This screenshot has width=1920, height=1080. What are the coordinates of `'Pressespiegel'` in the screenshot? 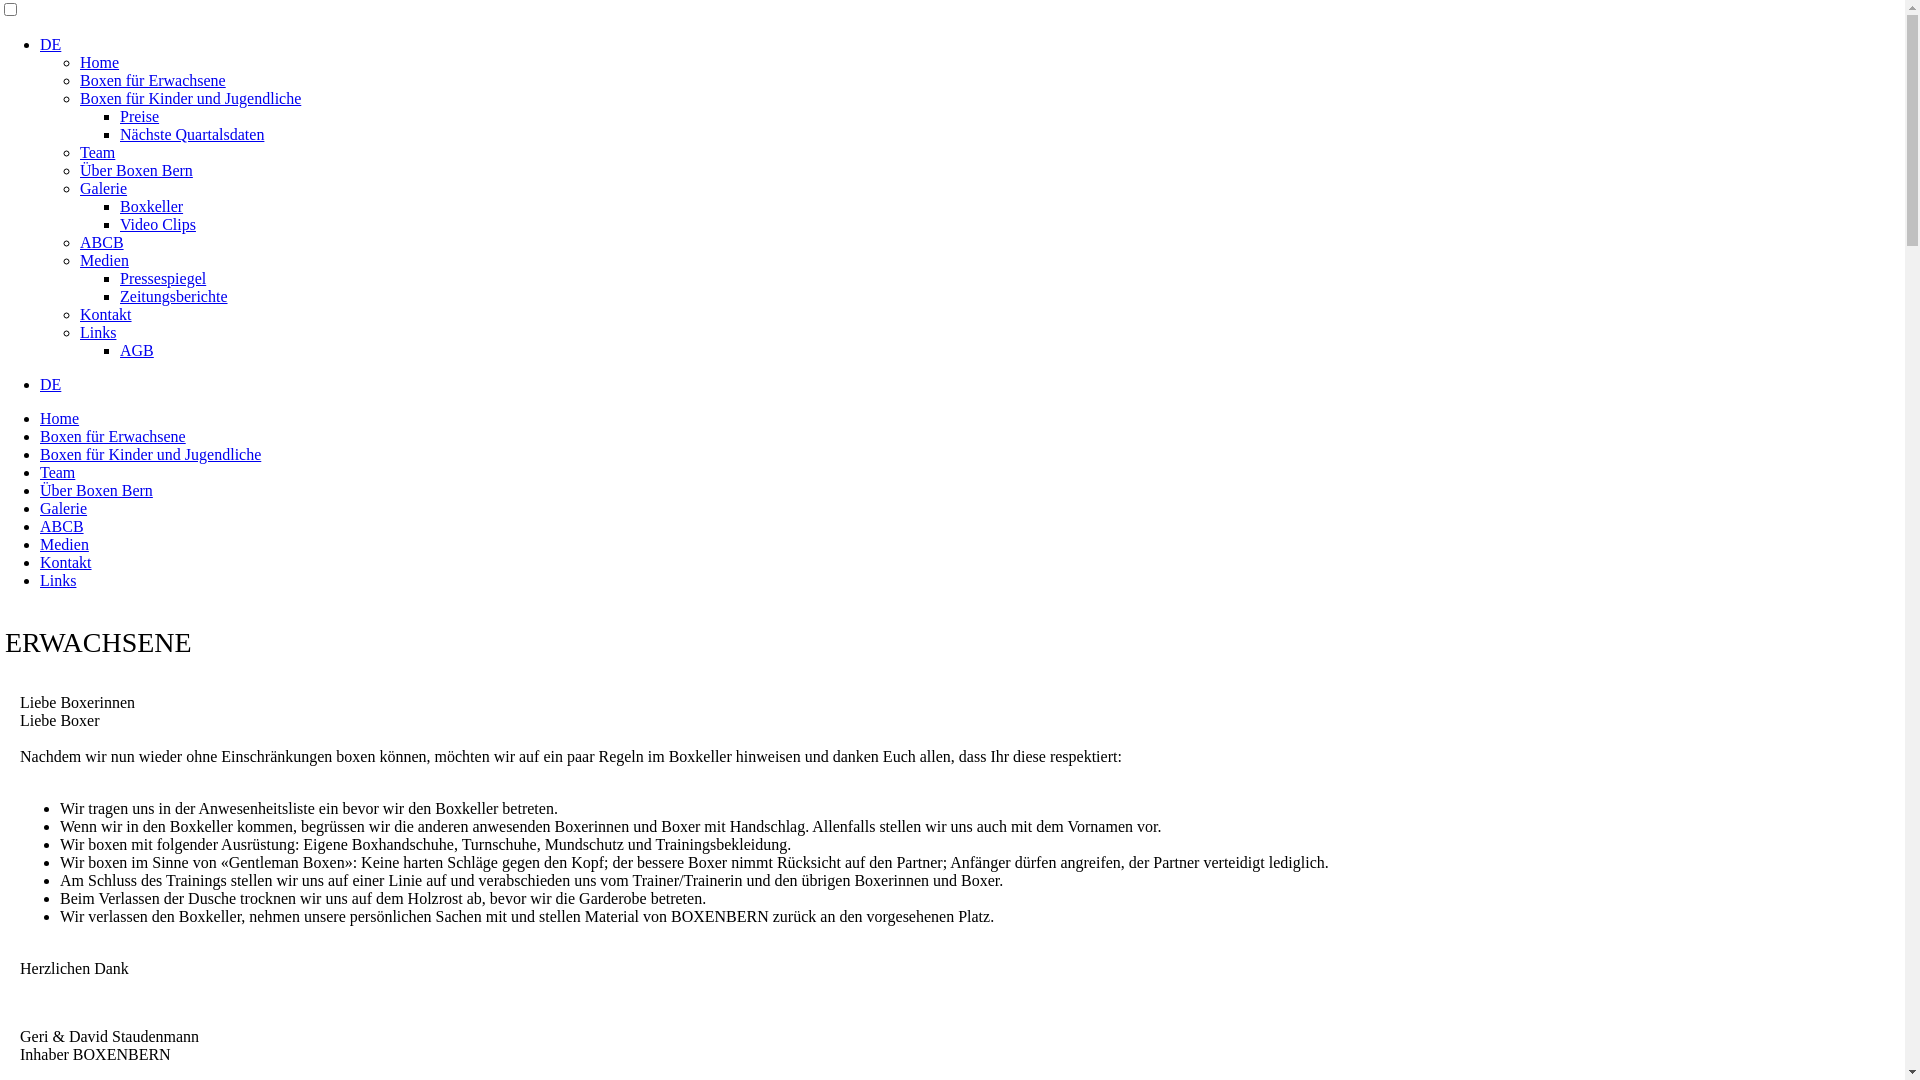 It's located at (163, 278).